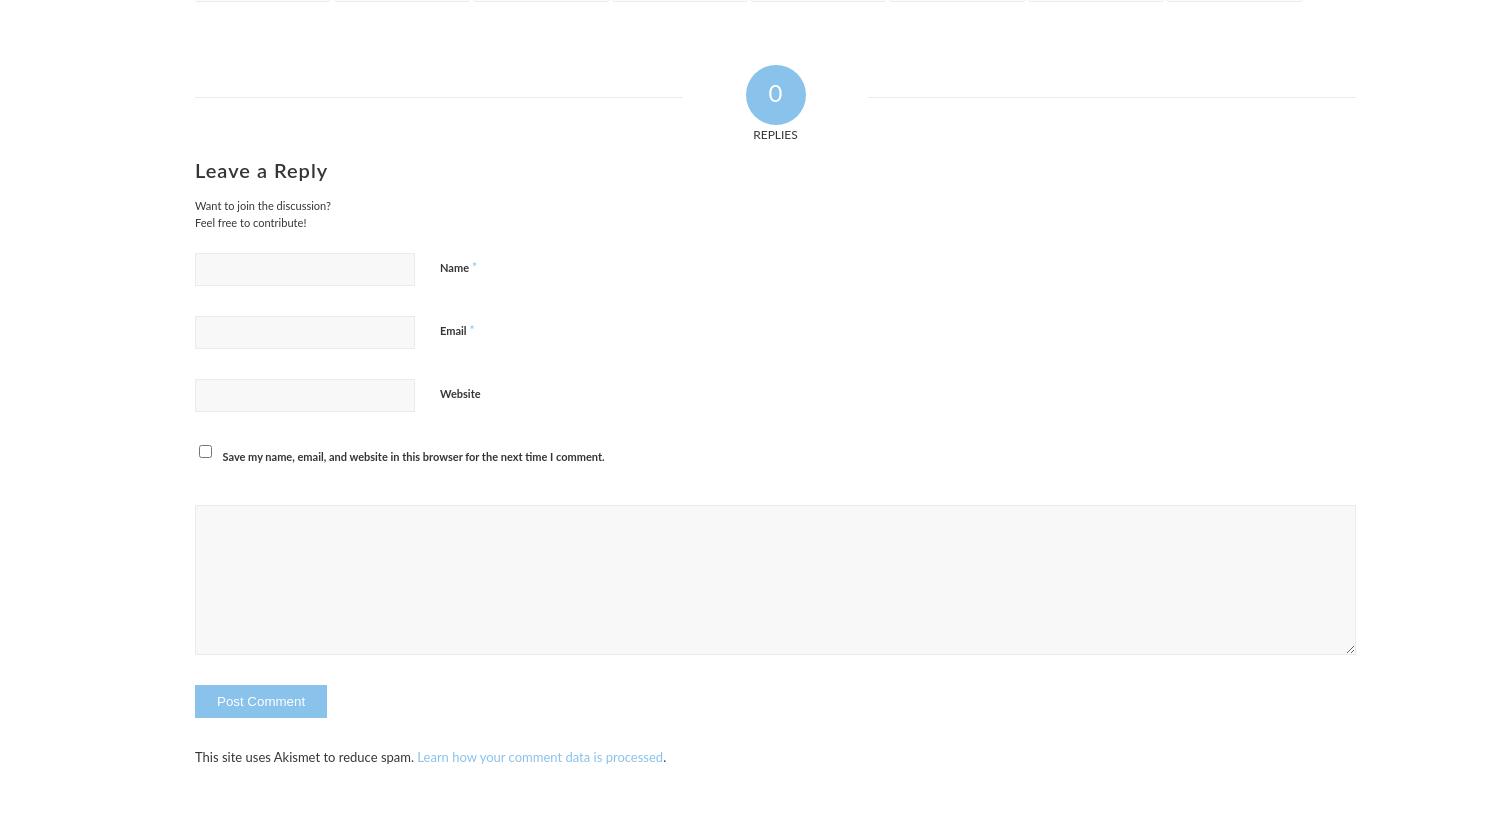  What do you see at coordinates (262, 206) in the screenshot?
I see `'Want to join the discussion?'` at bounding box center [262, 206].